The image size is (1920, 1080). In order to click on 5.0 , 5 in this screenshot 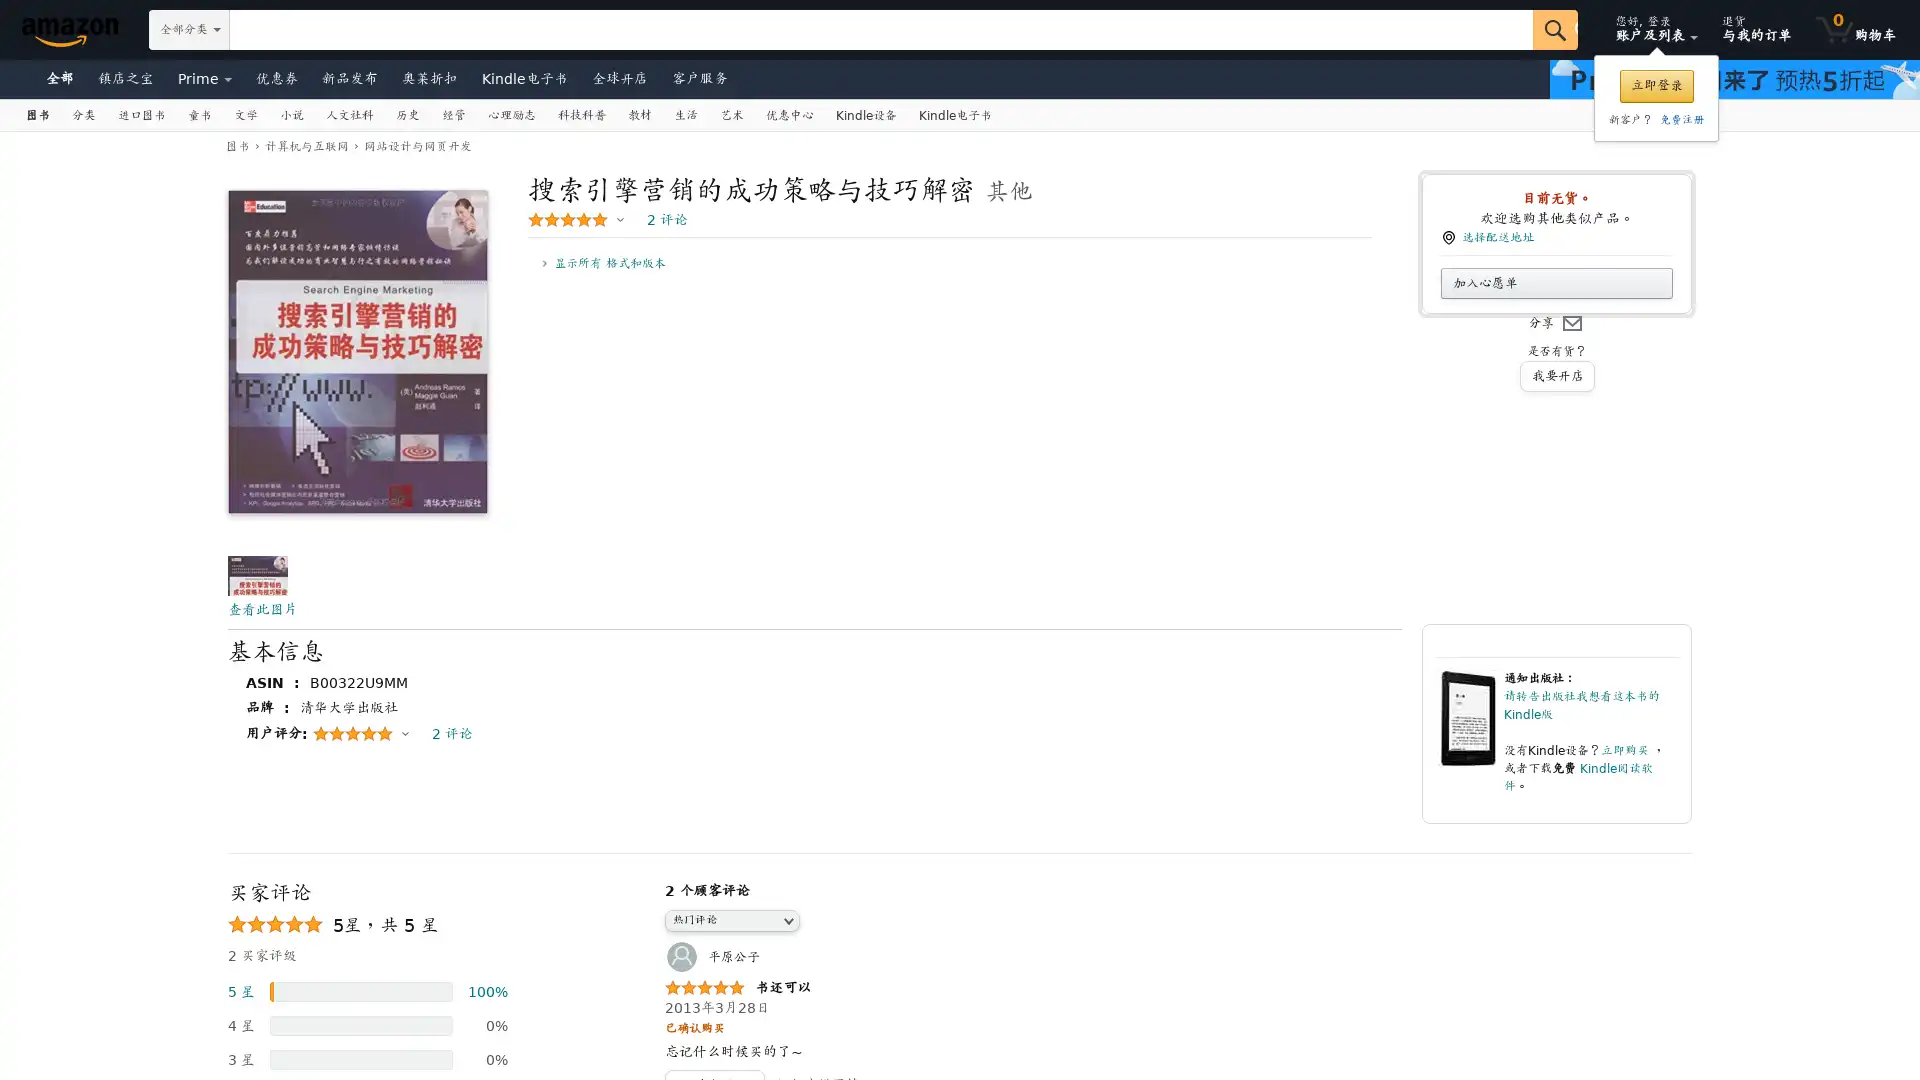, I will do `click(360, 732)`.